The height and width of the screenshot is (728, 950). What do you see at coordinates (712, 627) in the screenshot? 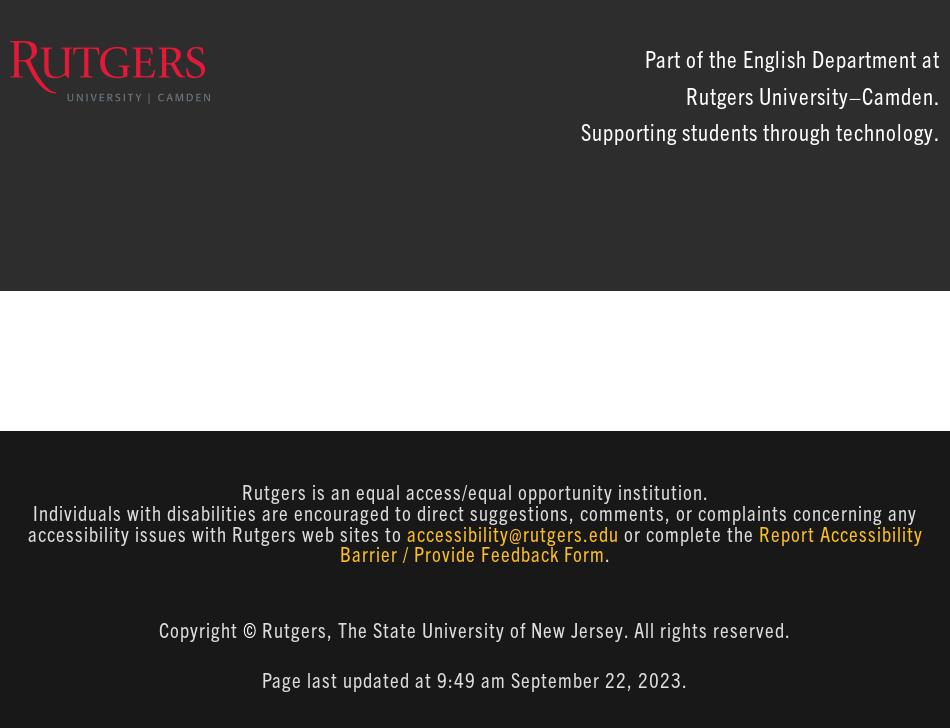
I see `'All rights reserved.'` at bounding box center [712, 627].